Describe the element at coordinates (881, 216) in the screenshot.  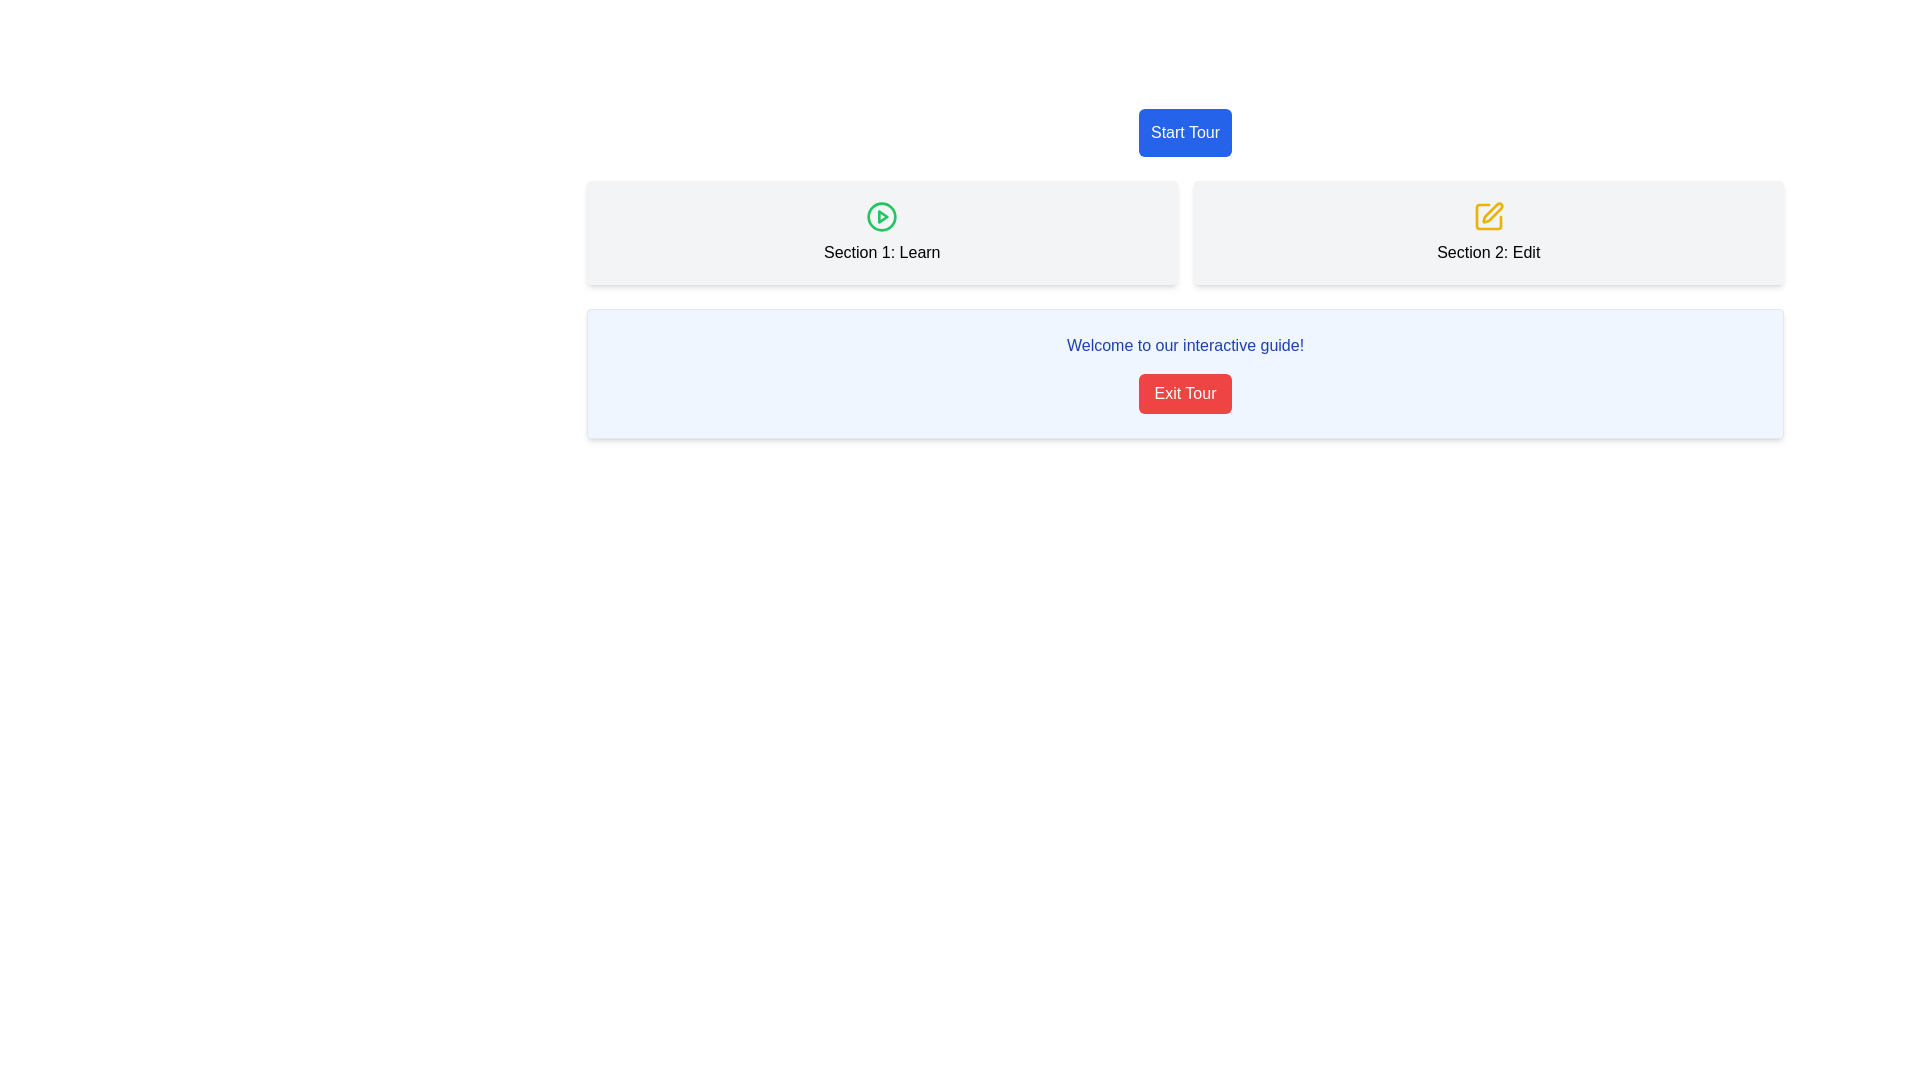
I see `the decorative graphical element (circle) within the green circular icon of the 'Section 1: Learn' label located in the upper-middle part of the interface` at that location.